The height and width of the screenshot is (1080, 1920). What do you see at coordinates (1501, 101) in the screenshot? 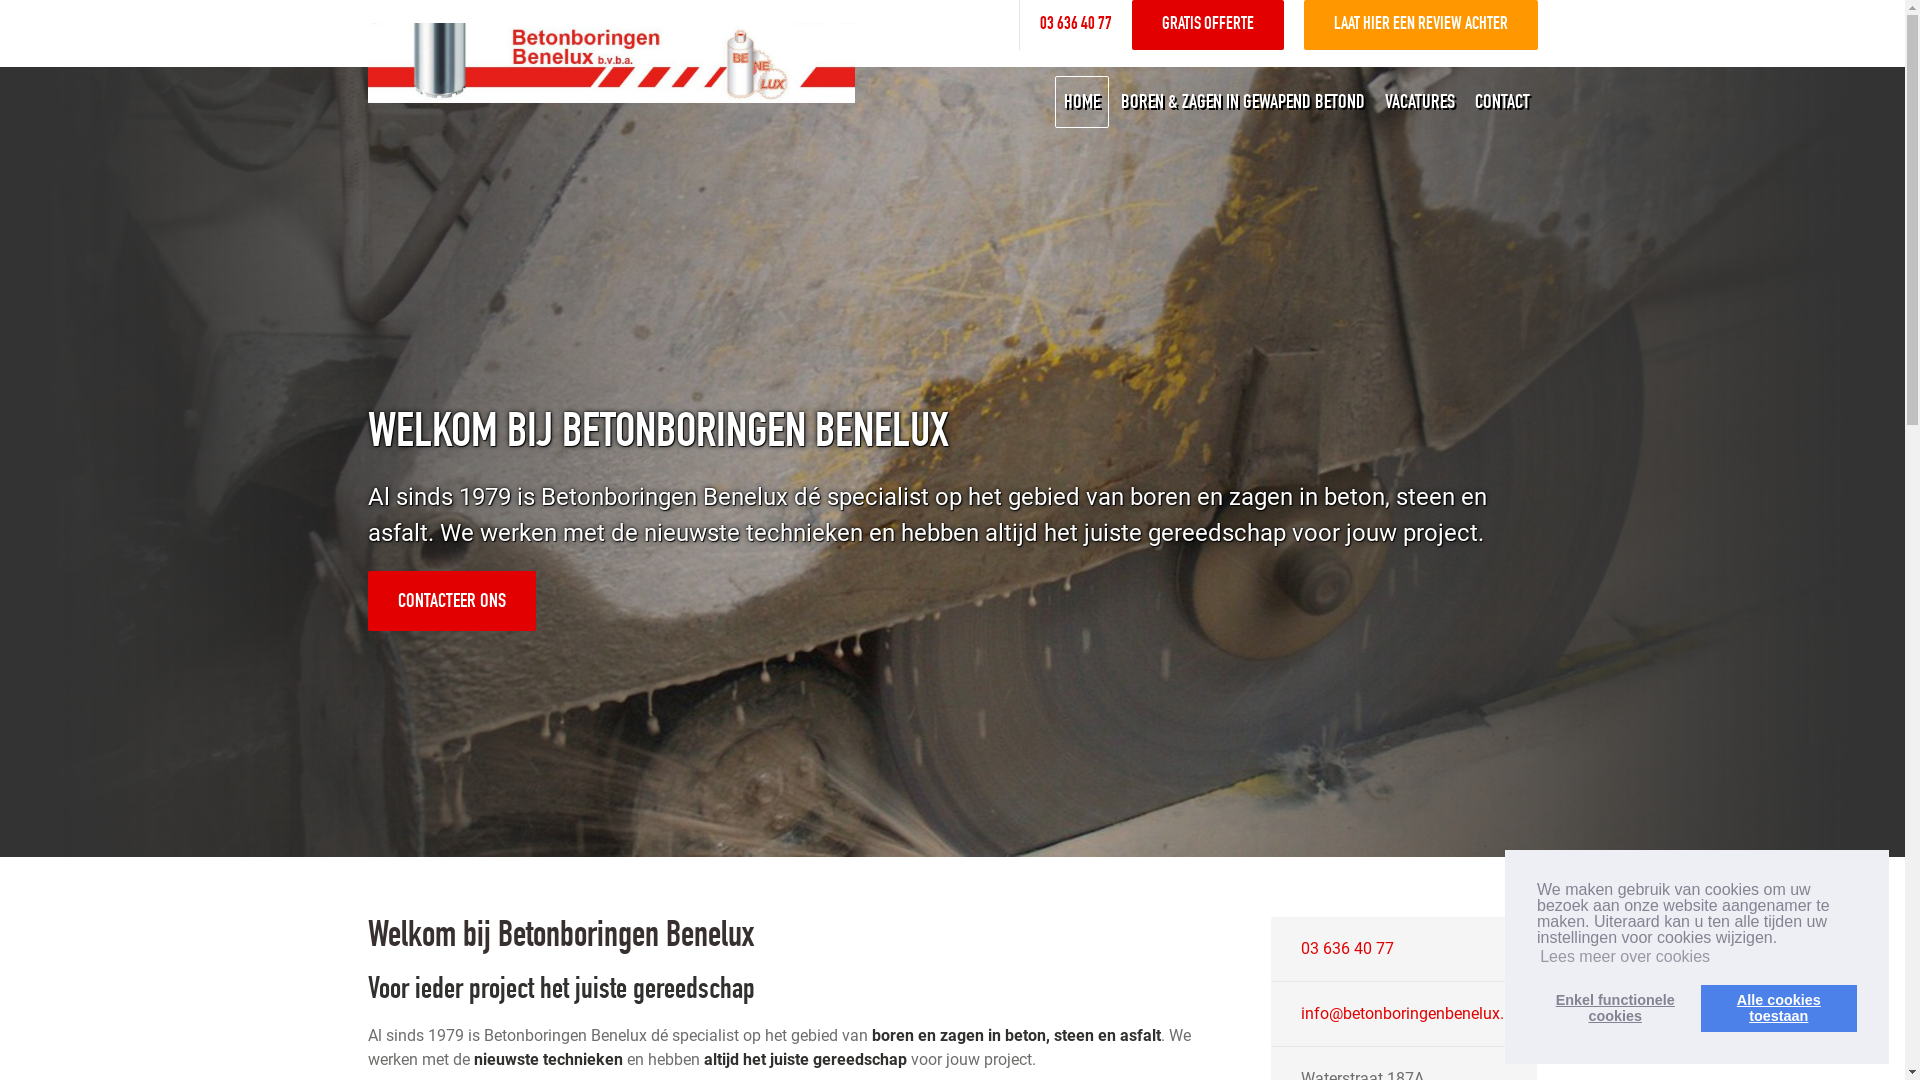
I see `'CONTACT'` at bounding box center [1501, 101].